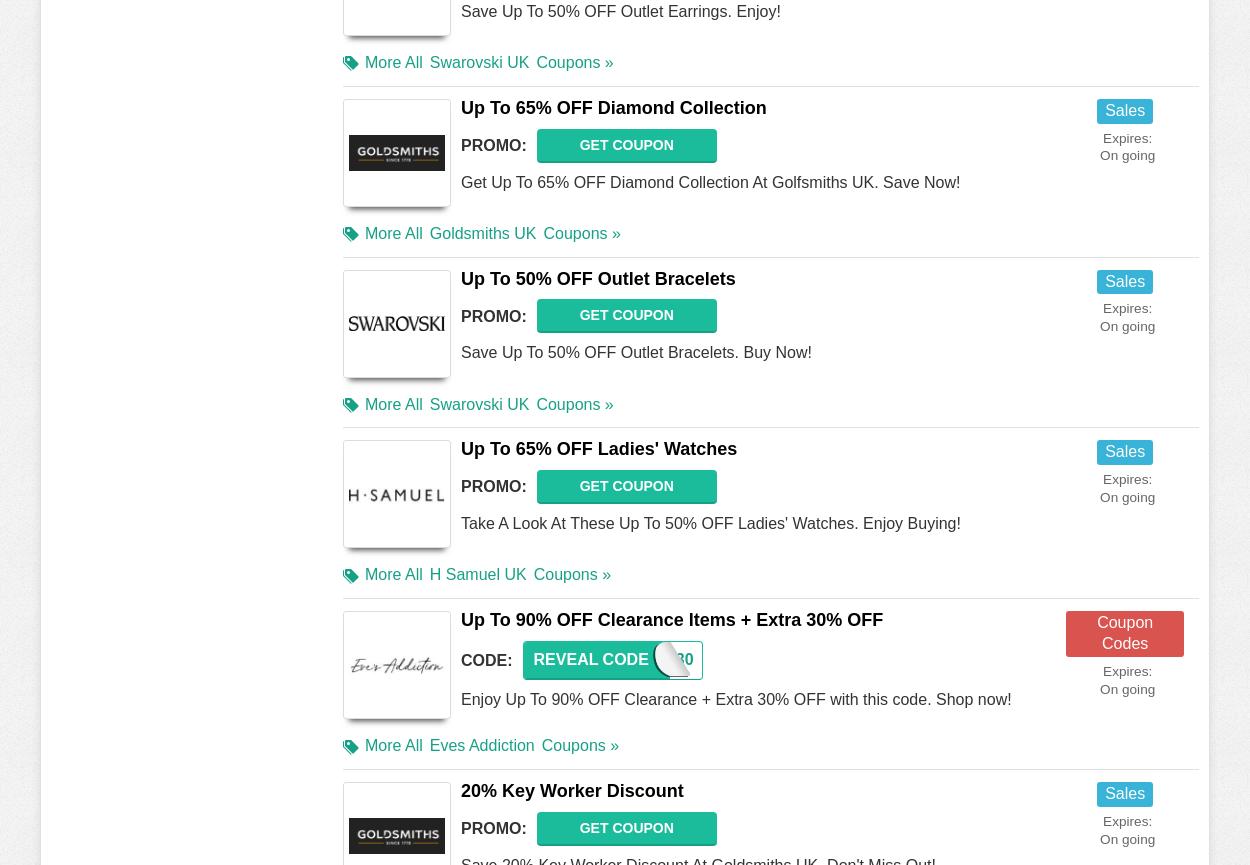 The width and height of the screenshot is (1250, 865). Describe the element at coordinates (485, 659) in the screenshot. I see `'Code:'` at that location.